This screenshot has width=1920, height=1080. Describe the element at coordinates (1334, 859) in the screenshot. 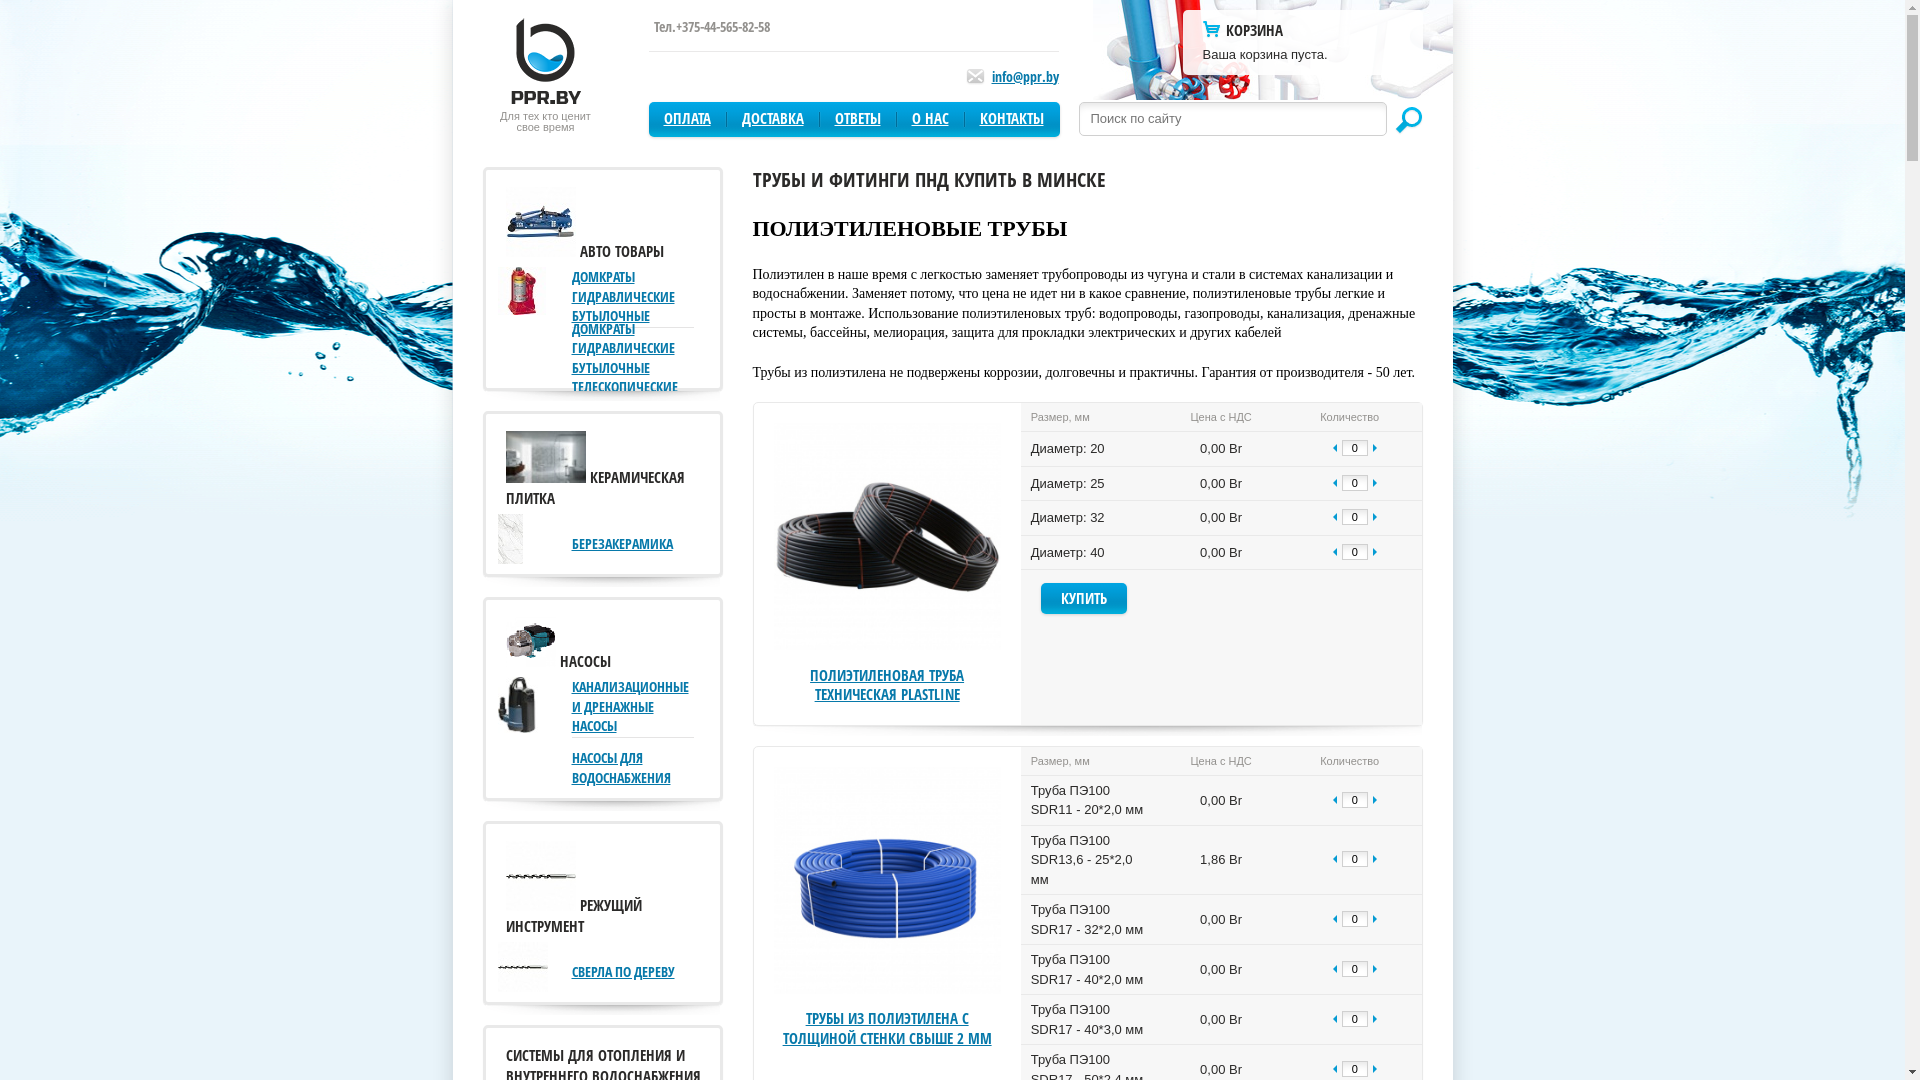

I see `'-'` at that location.